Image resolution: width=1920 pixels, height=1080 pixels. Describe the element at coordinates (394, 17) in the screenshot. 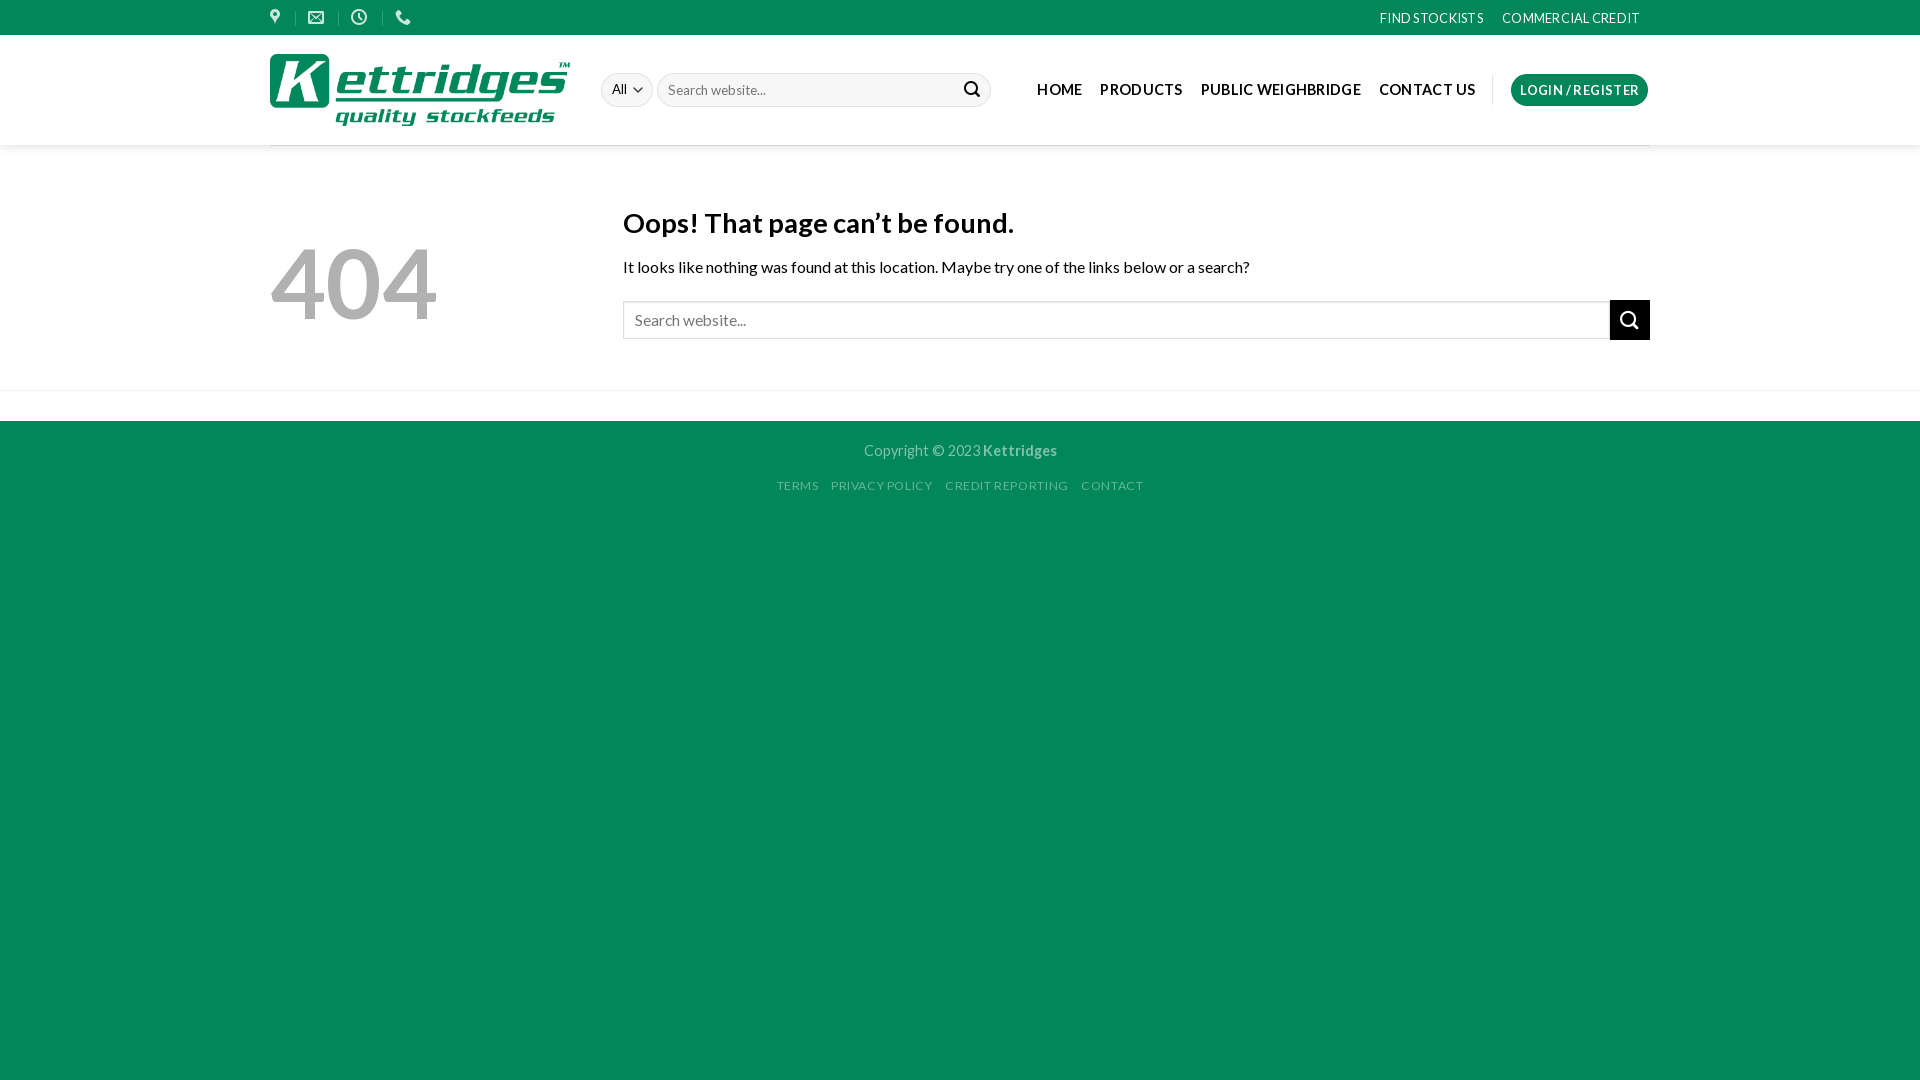

I see `'(08) 9724 6800'` at that location.